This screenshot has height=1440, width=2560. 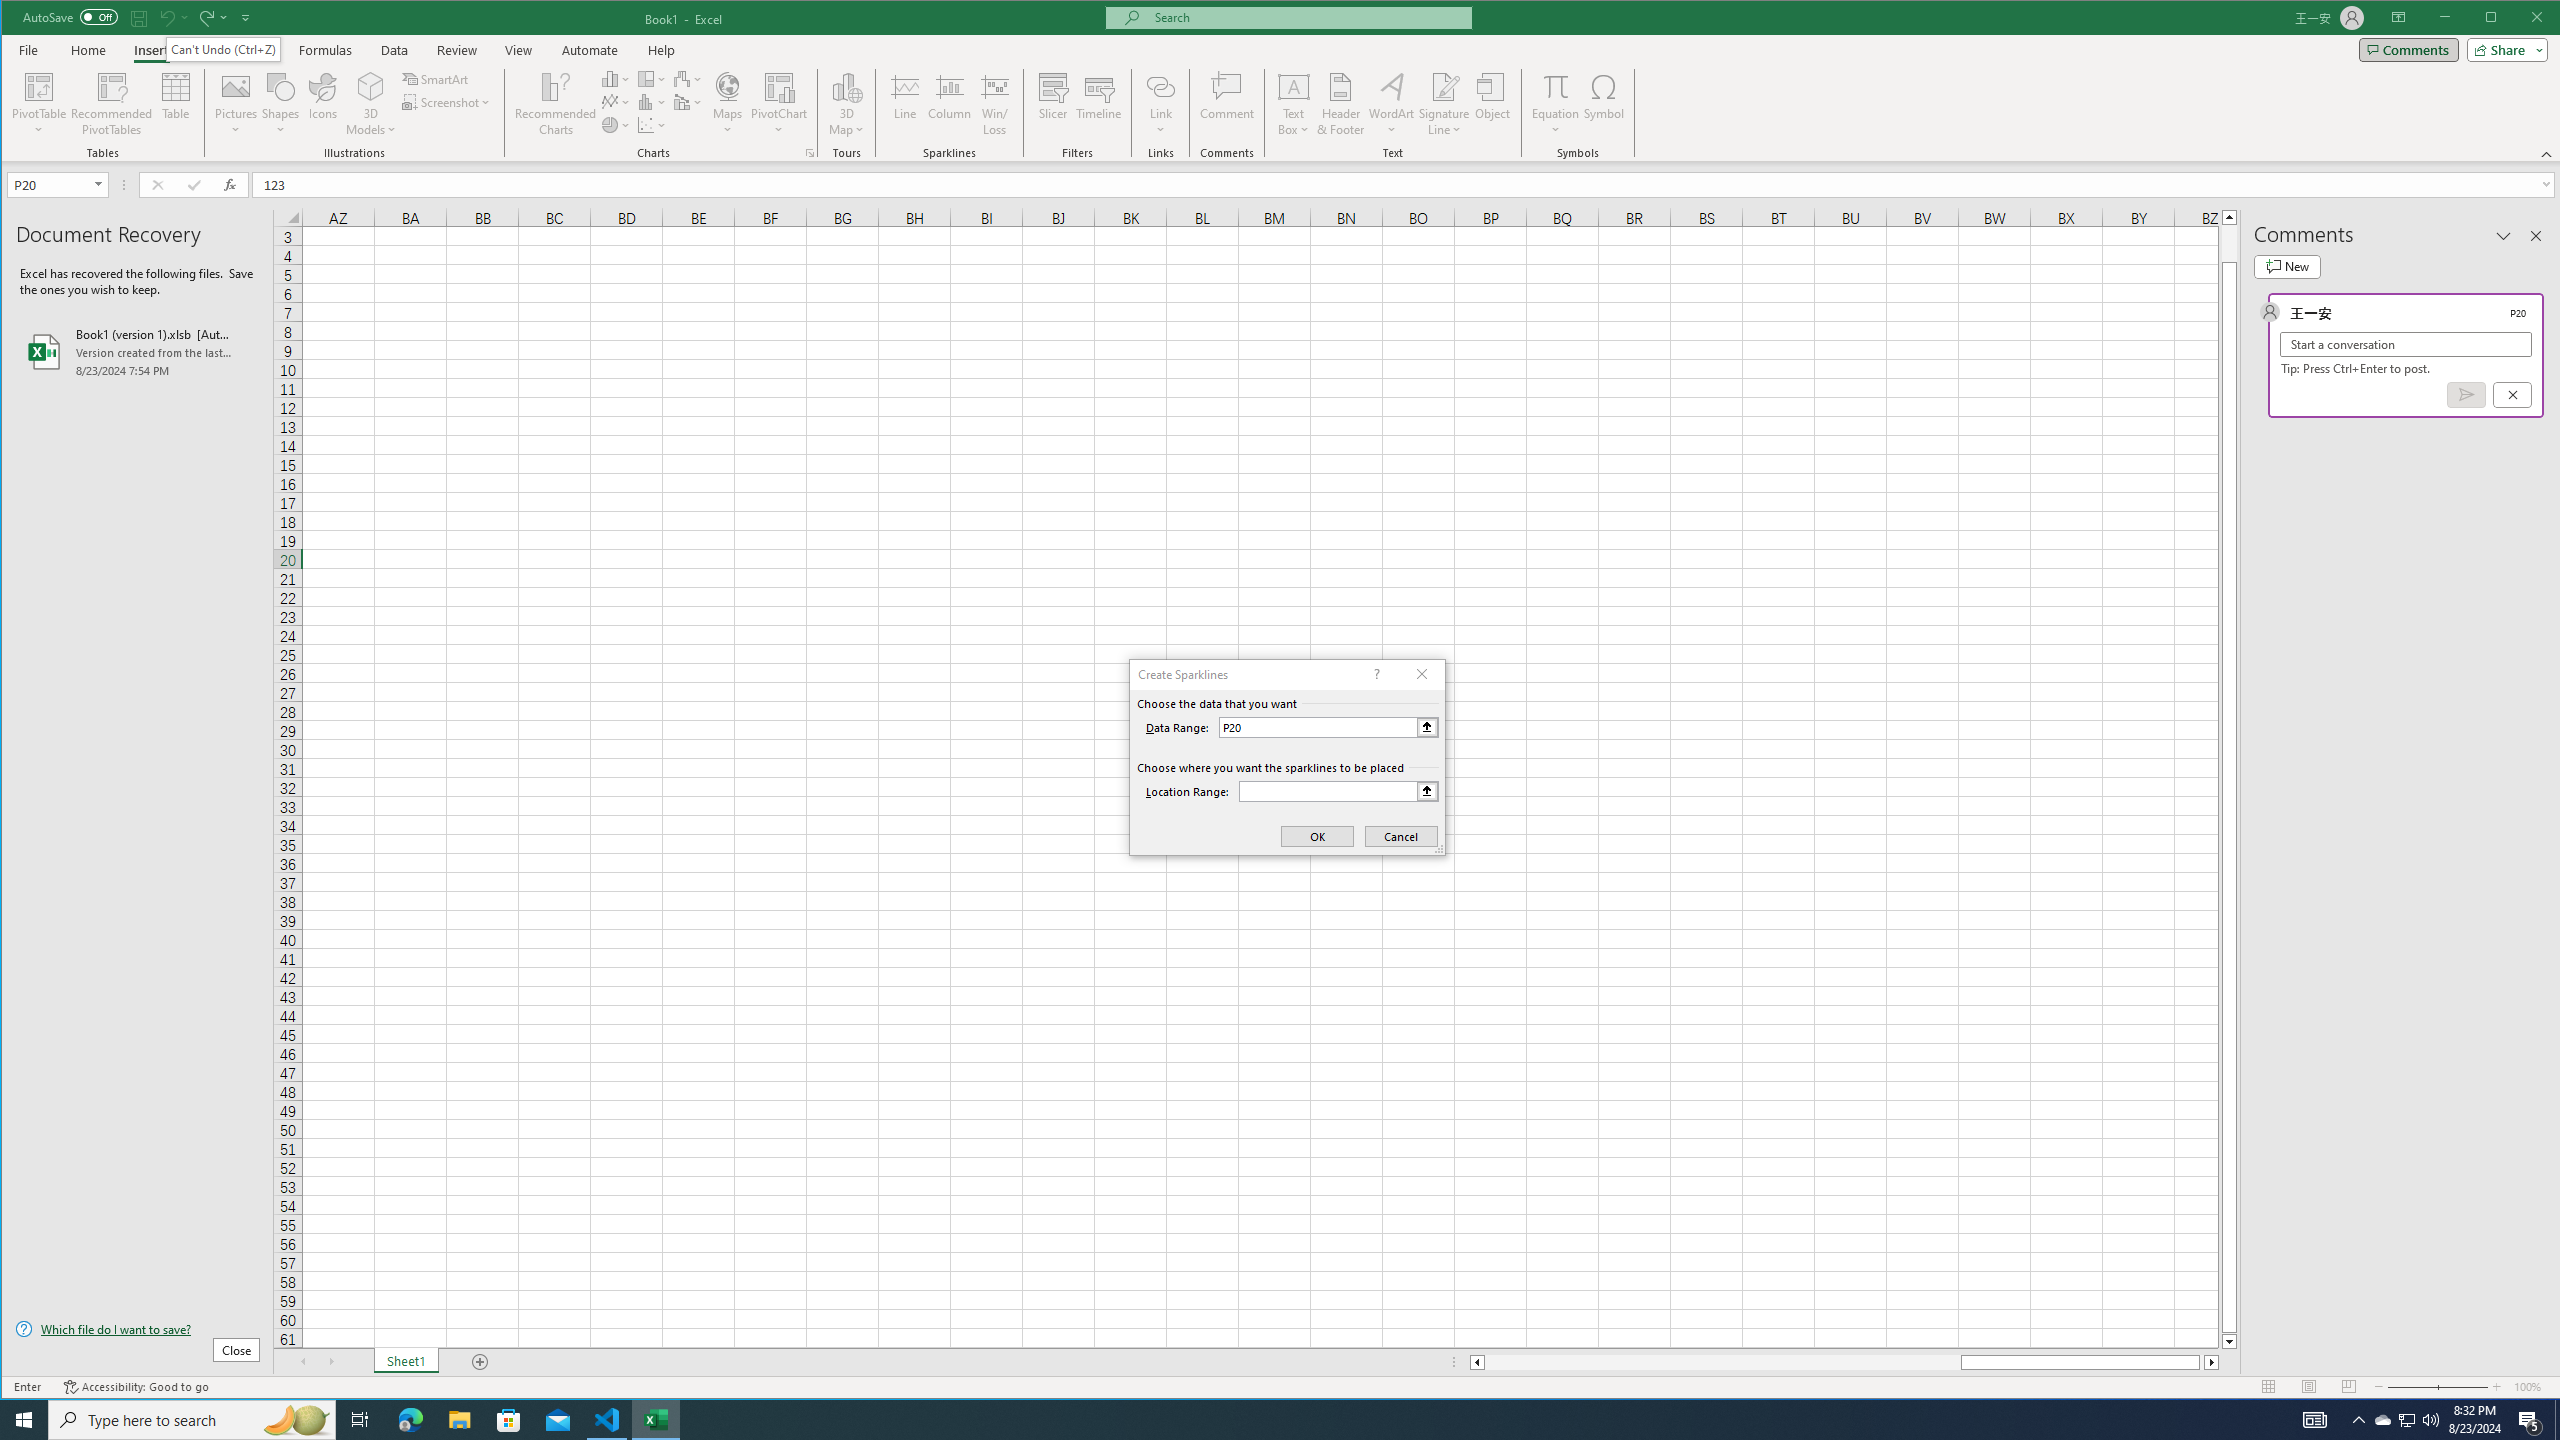 What do you see at coordinates (994, 103) in the screenshot?
I see `'Win/Loss'` at bounding box center [994, 103].